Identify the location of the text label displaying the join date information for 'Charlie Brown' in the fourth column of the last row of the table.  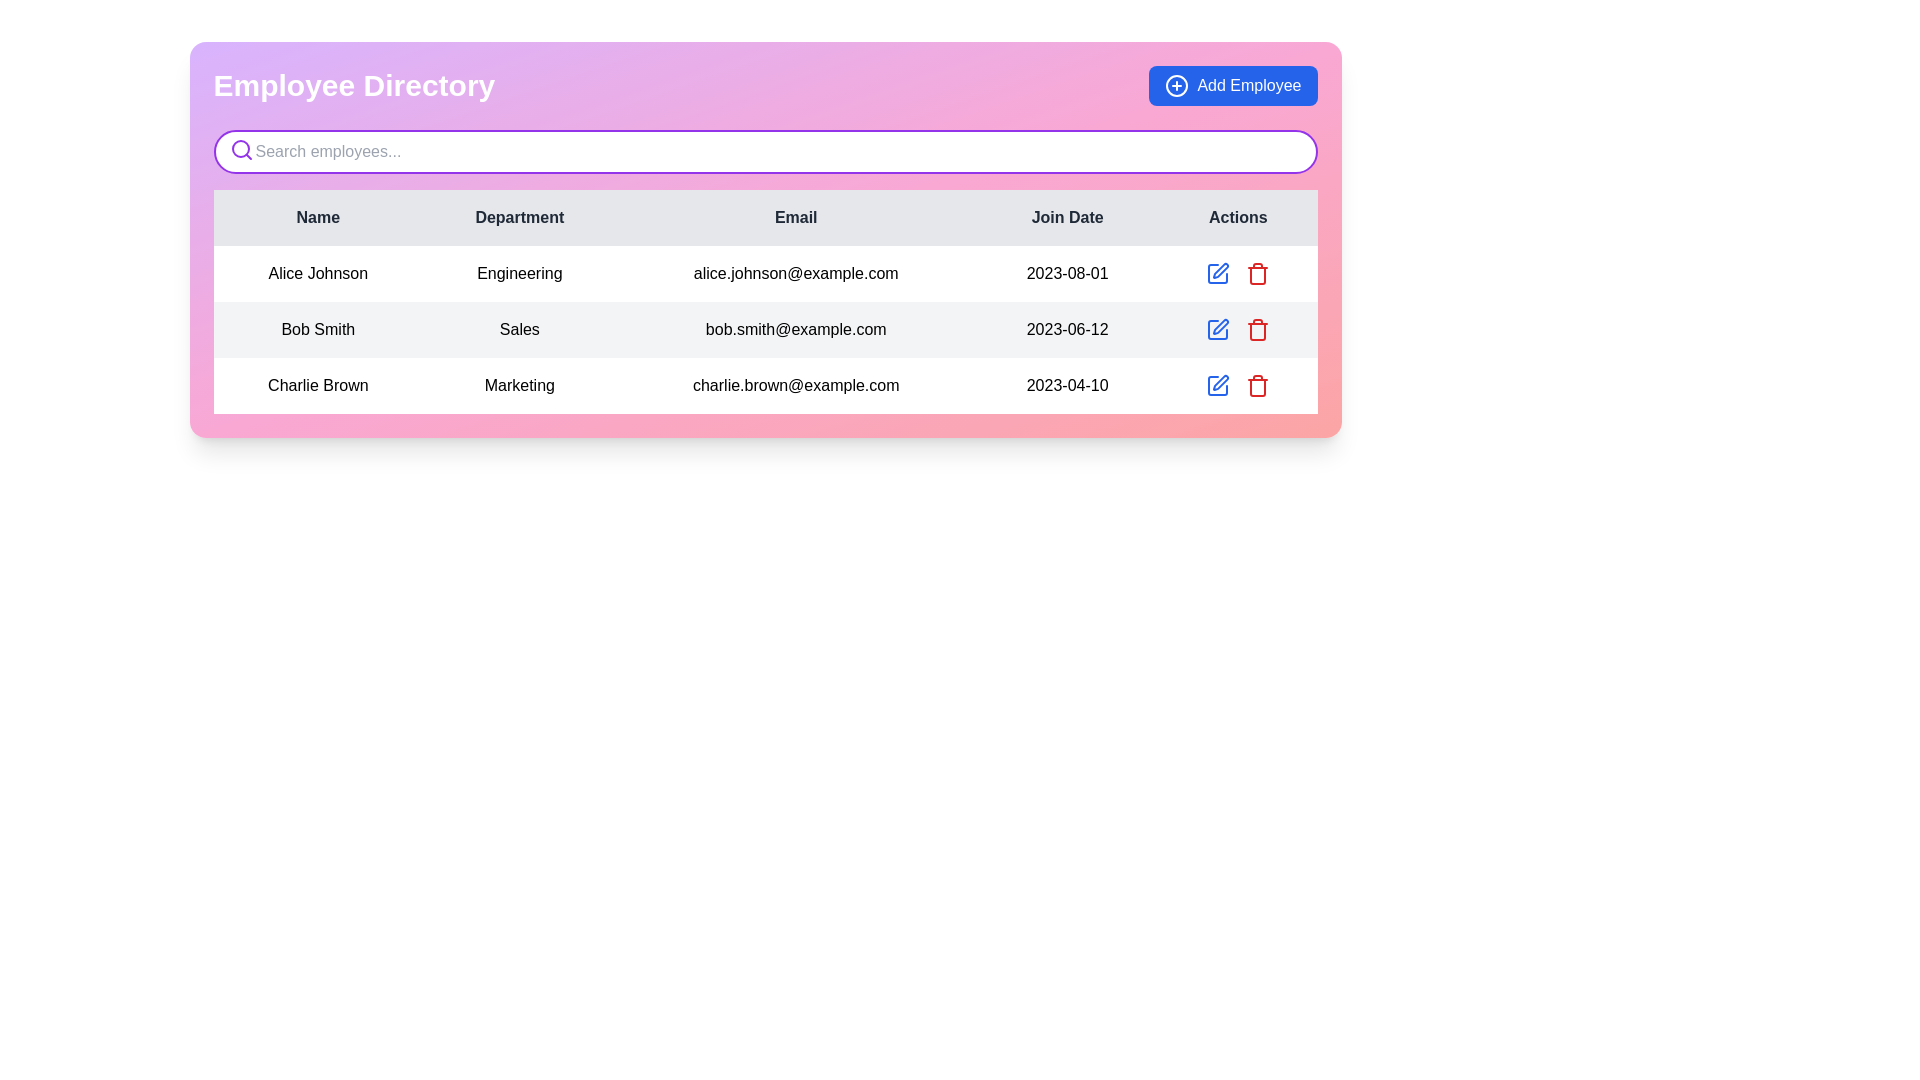
(1066, 385).